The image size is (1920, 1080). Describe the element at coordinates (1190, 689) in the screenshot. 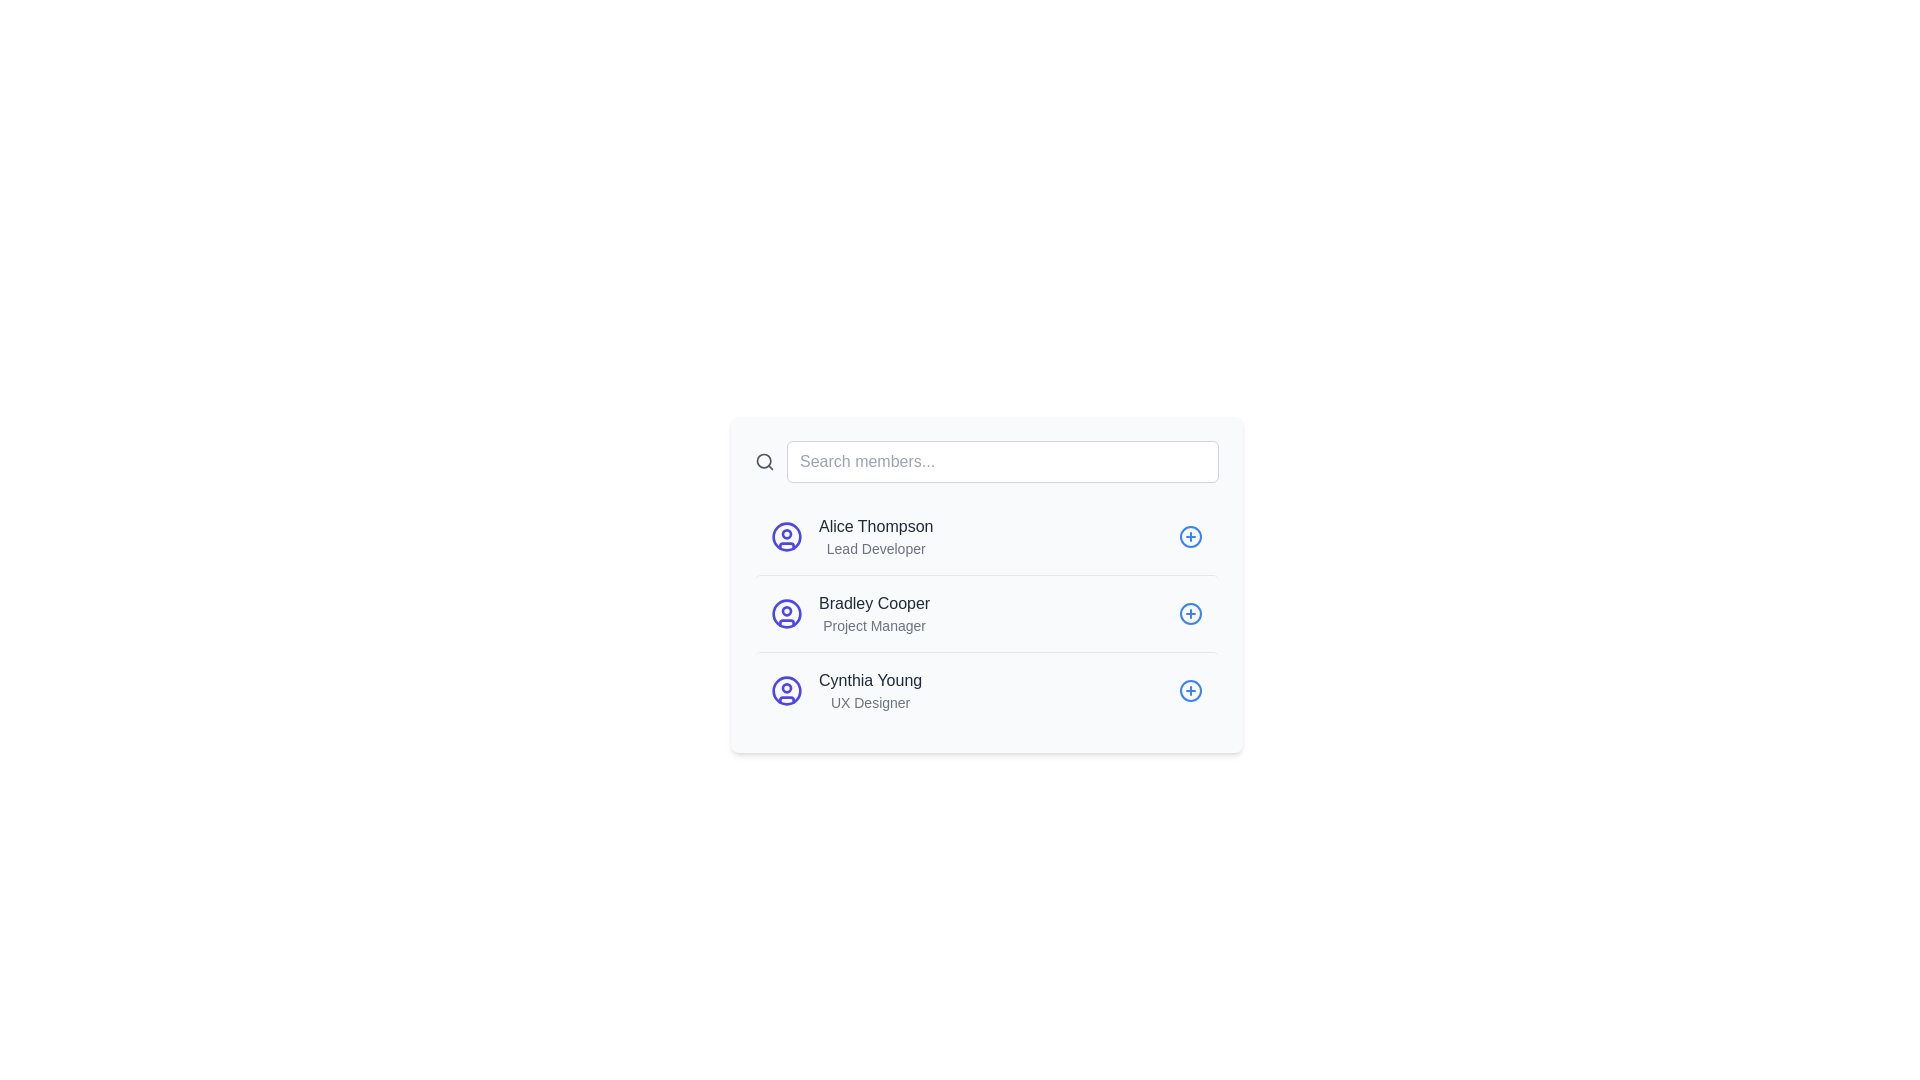

I see `the center of the Circle icon associated with the action button for 'Cynthia Young'` at that location.